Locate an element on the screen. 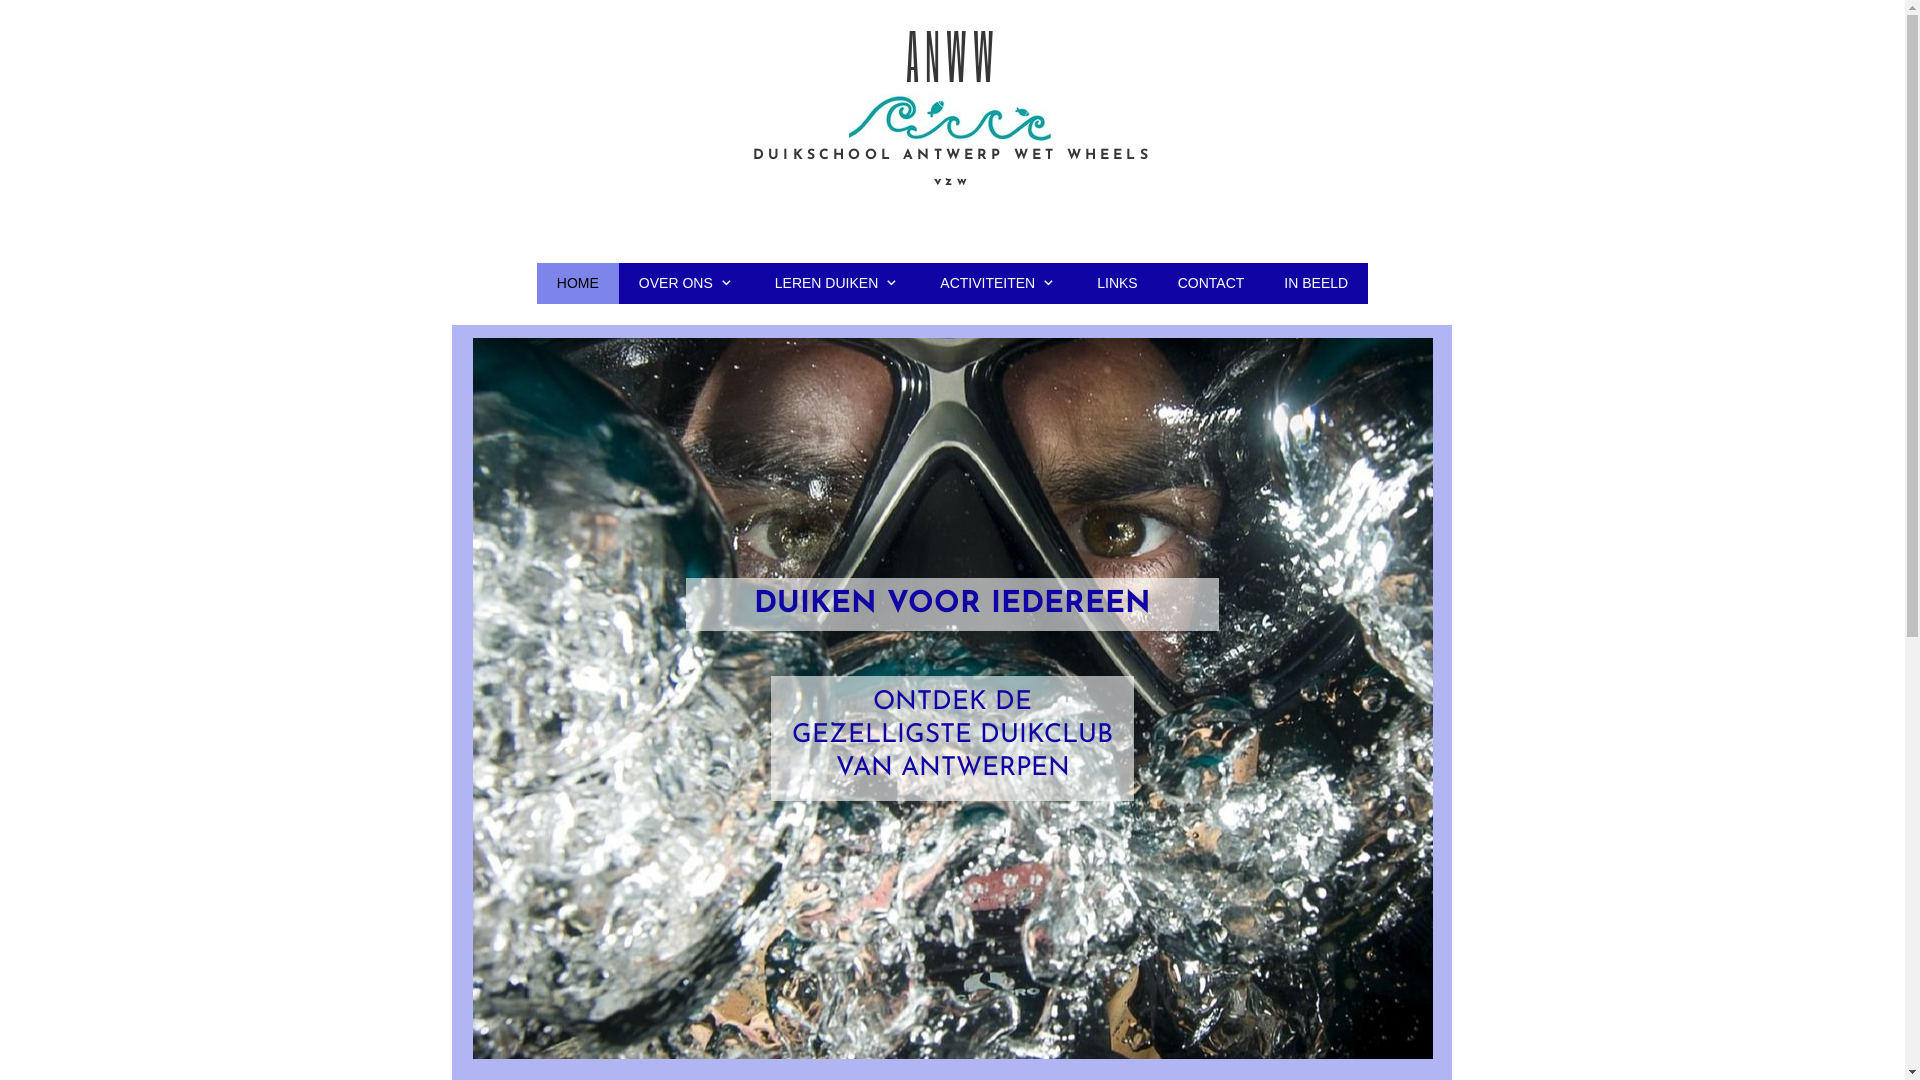 The width and height of the screenshot is (1920, 1080). 'OVER ONS' is located at coordinates (686, 282).